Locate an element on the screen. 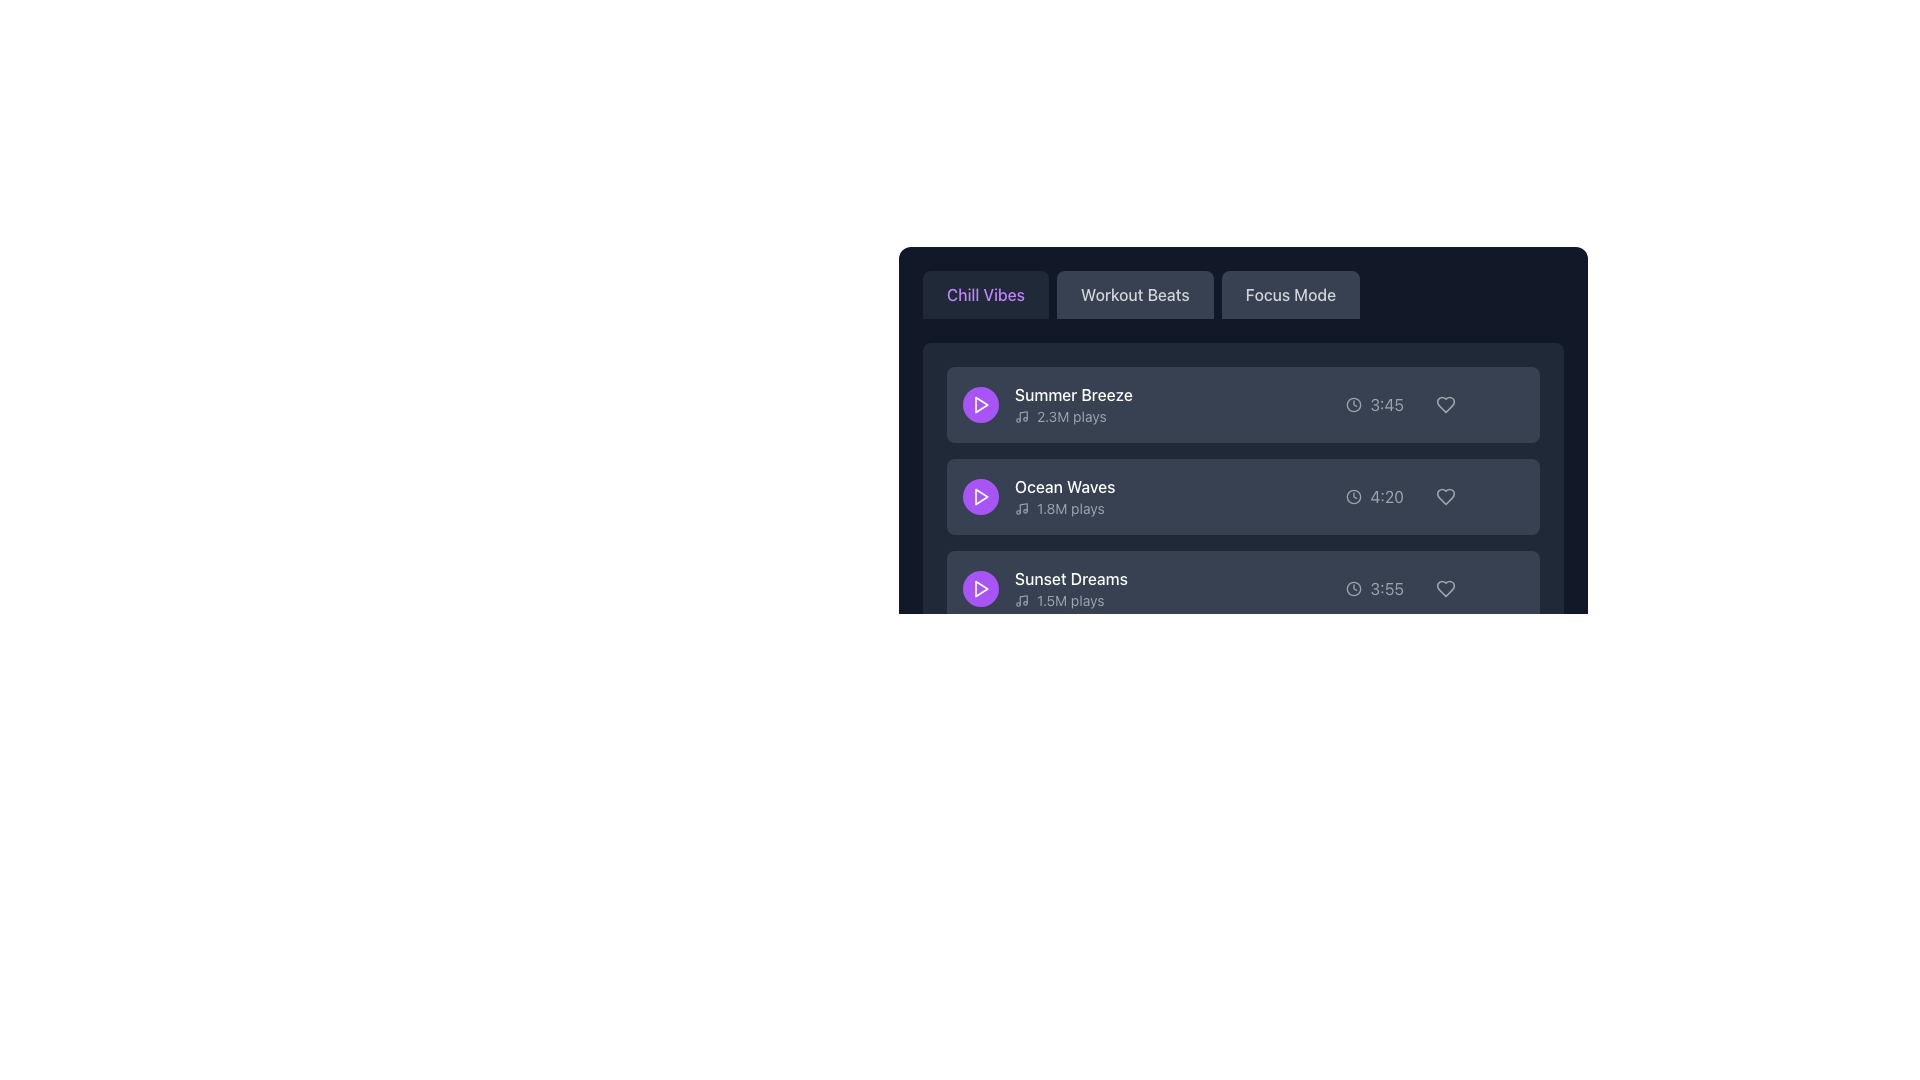 This screenshot has height=1080, width=1920. the outer circular ring of the clock icon, which is visually representative of time and located adjacent to the 'Ocean Waves' playlist entry and the duration text '4:20' is located at coordinates (1354, 496).